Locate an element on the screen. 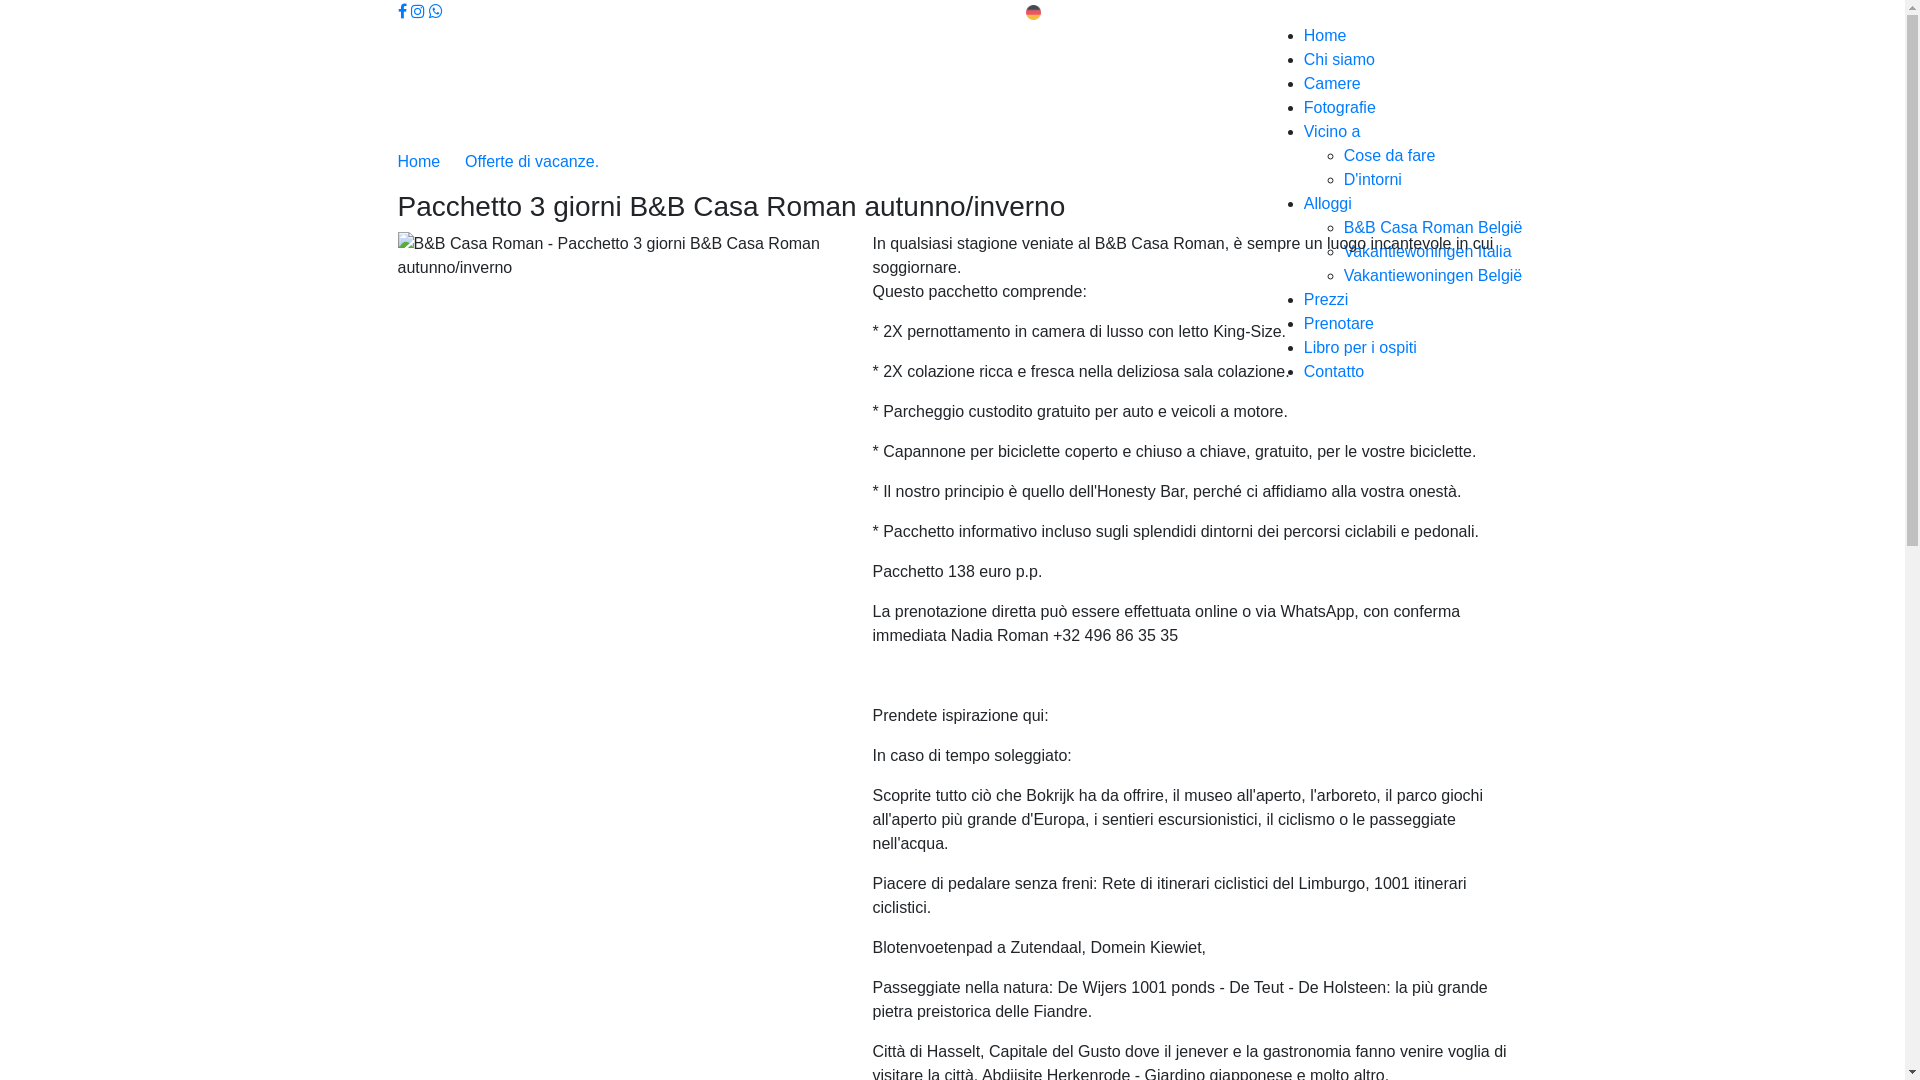 This screenshot has width=1920, height=1080. 'Contatto' is located at coordinates (1304, 371).